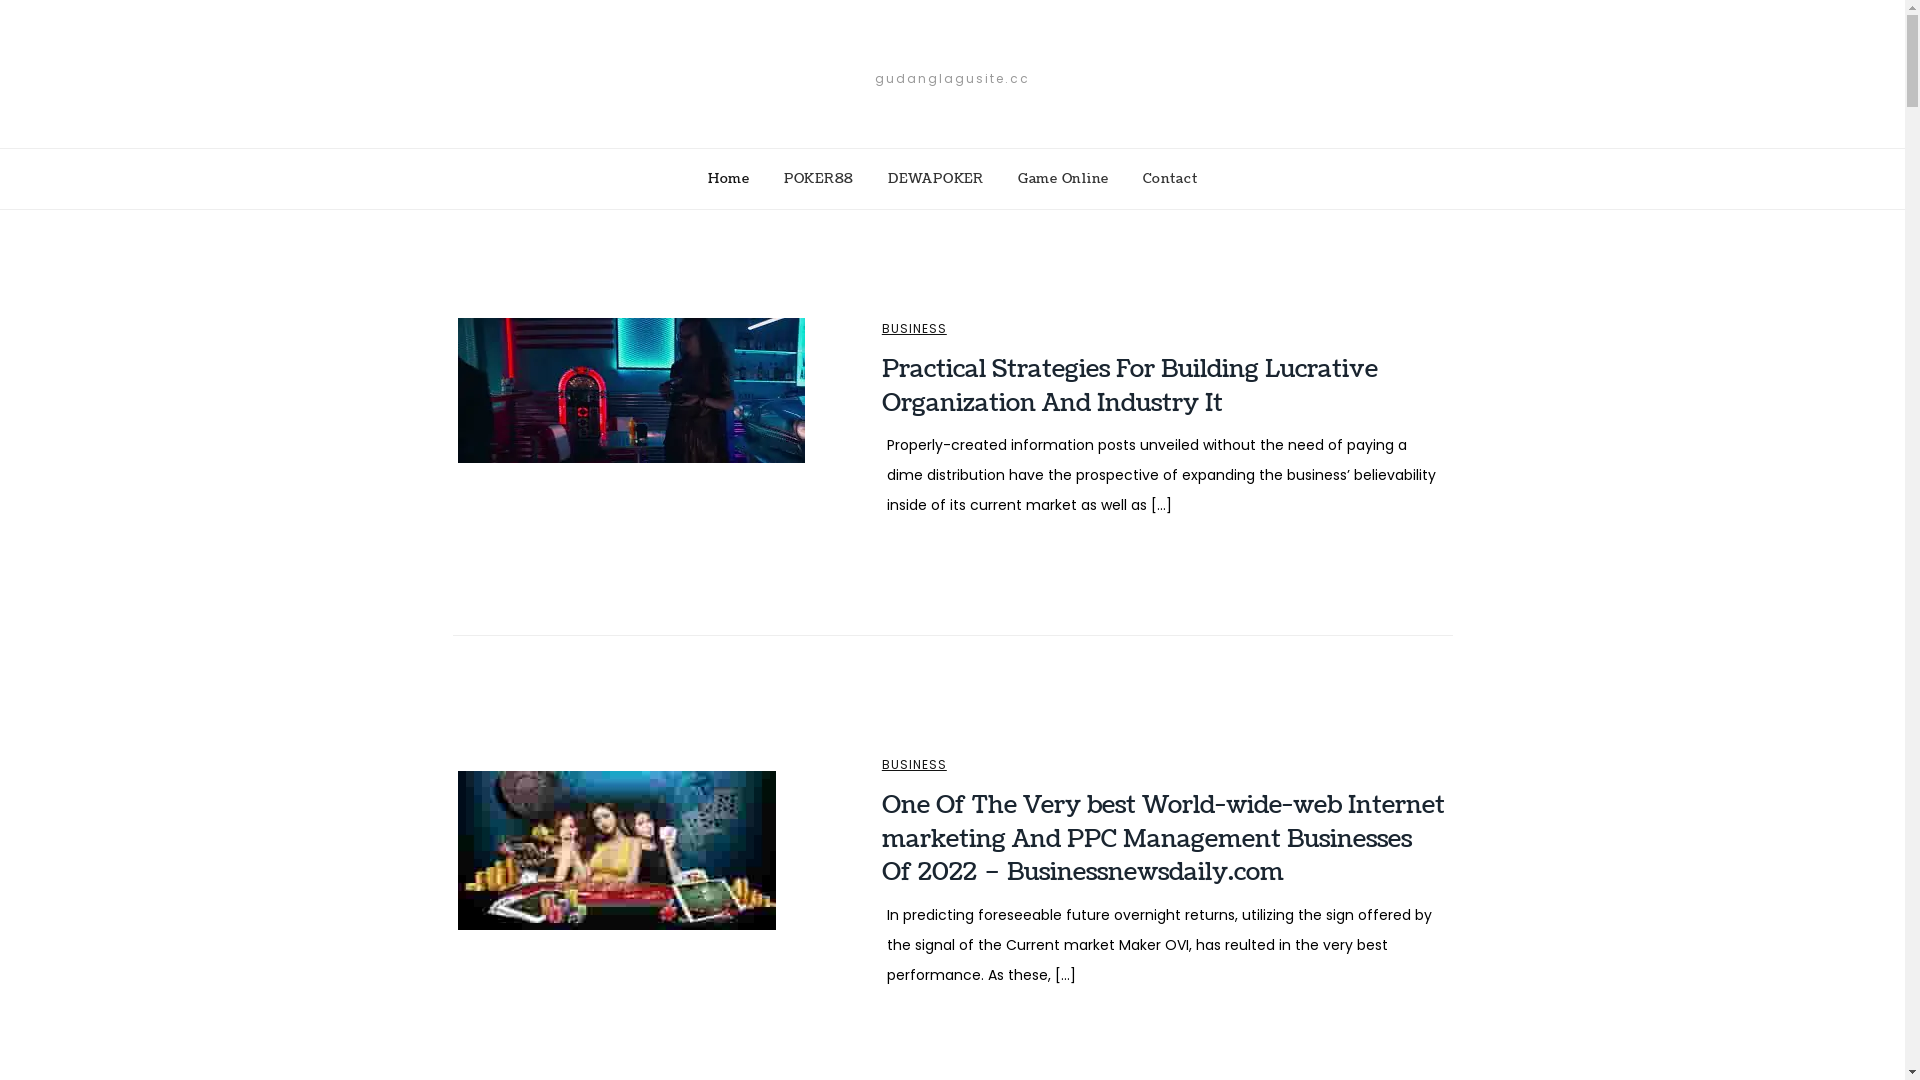 The image size is (1920, 1080). What do you see at coordinates (728, 177) in the screenshot?
I see `'Home'` at bounding box center [728, 177].